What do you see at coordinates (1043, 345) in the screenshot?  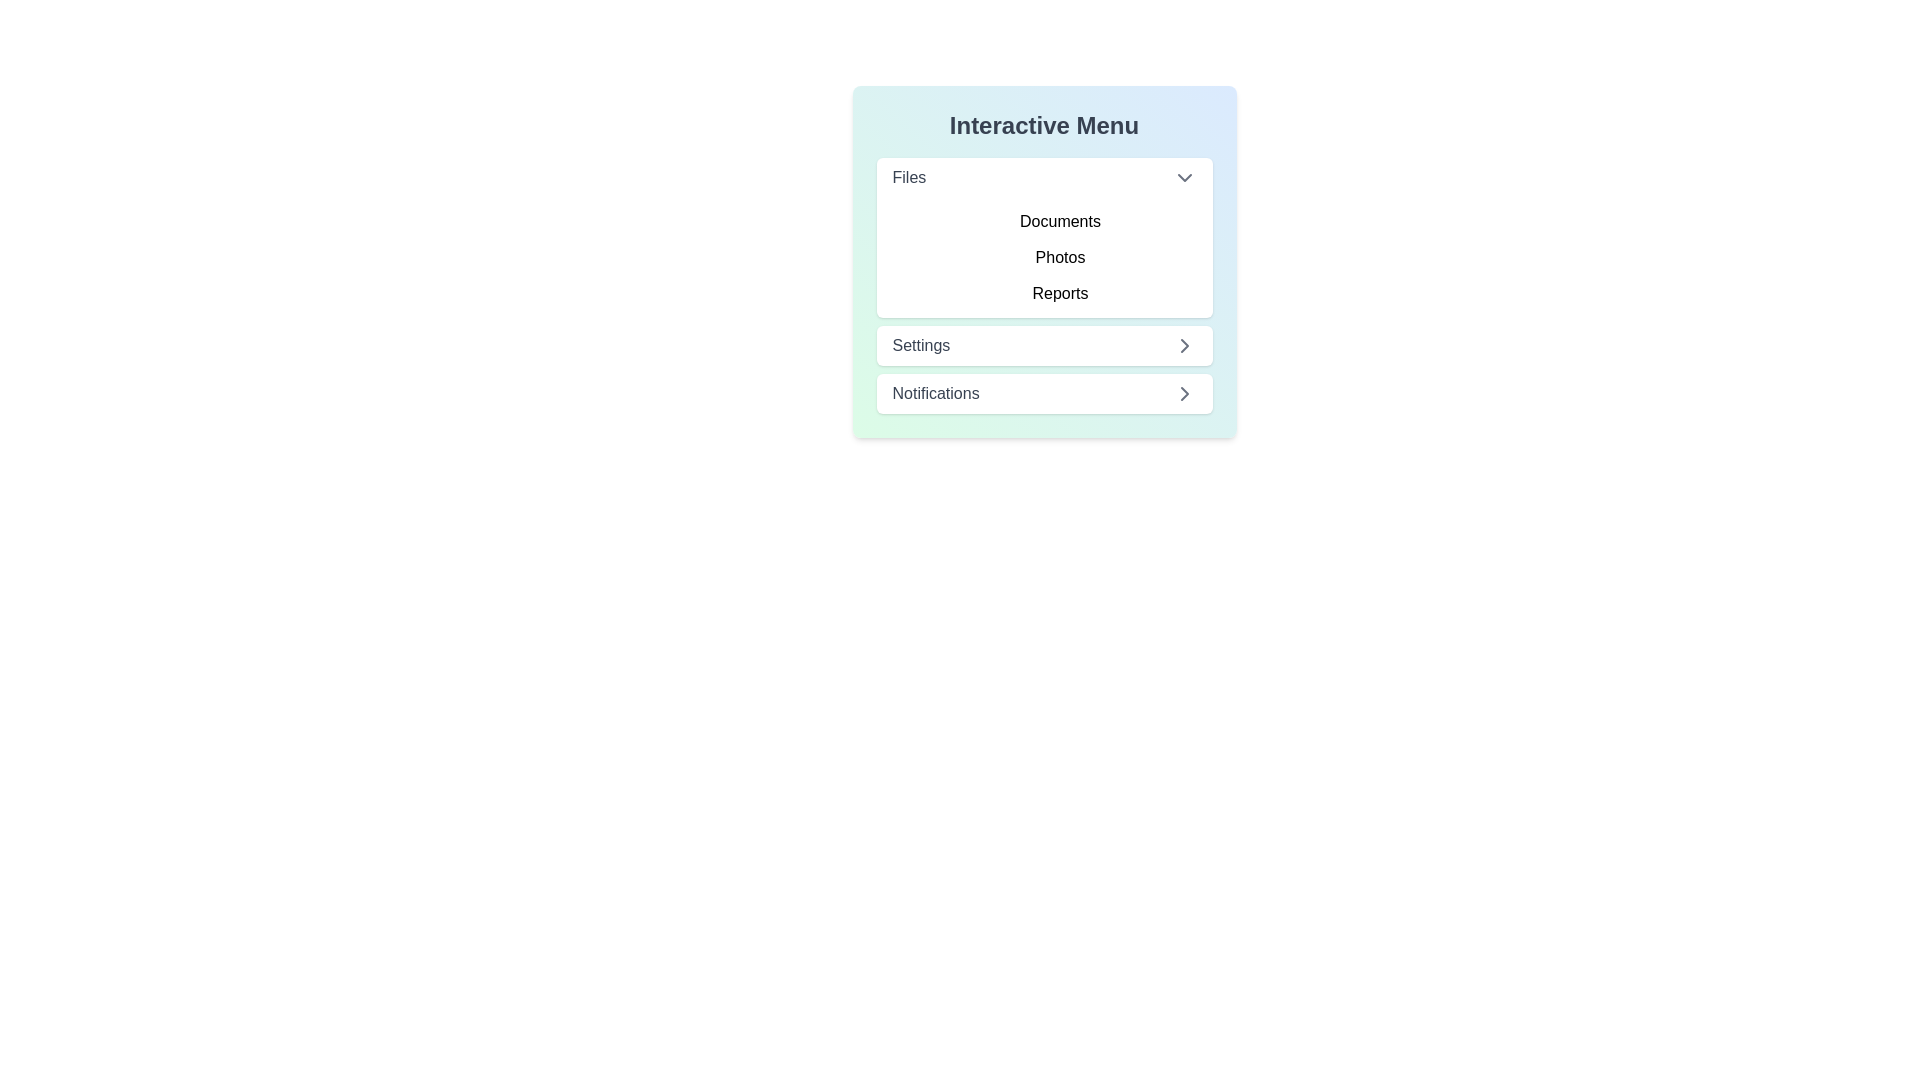 I see `the settings button located in the menu, which is the second to last button in the vertical list, situated directly below the 'Documents' section` at bounding box center [1043, 345].